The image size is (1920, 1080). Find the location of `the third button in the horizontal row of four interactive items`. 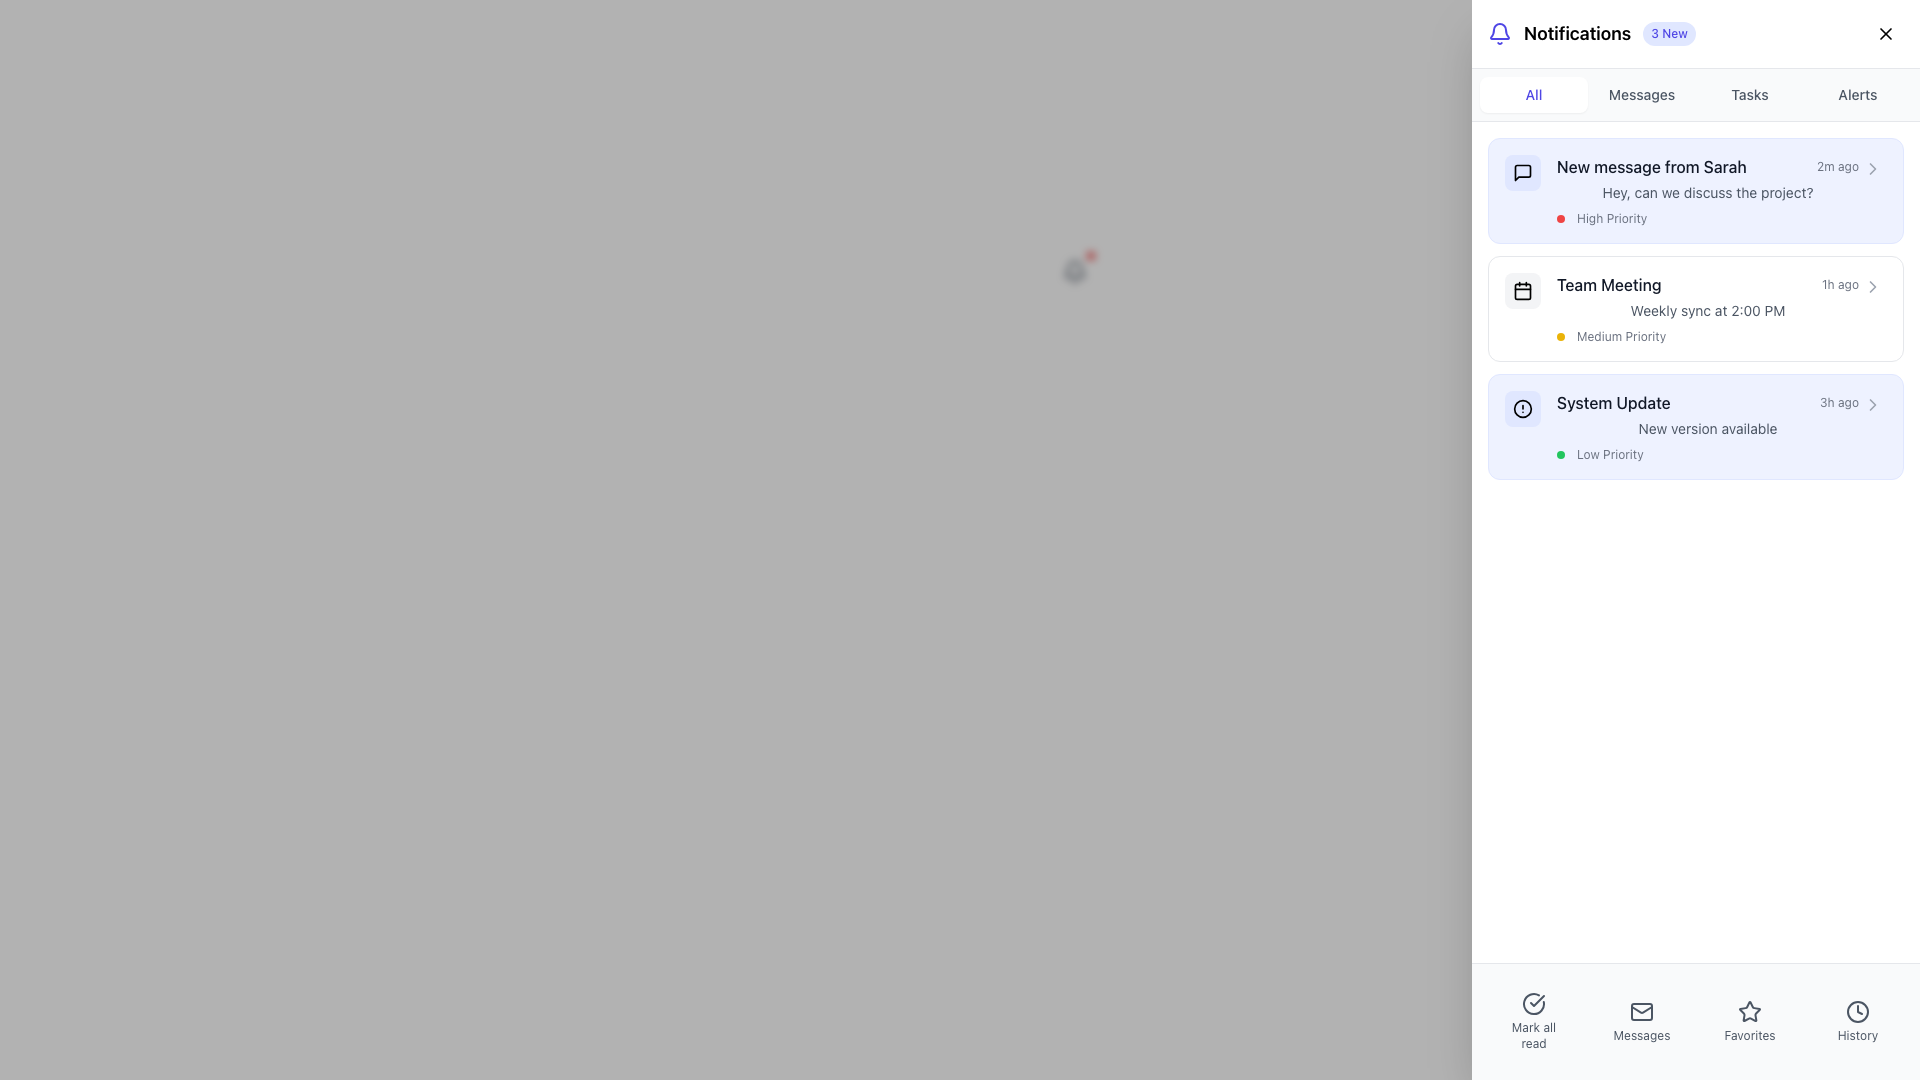

the third button in the horizontal row of four interactive items is located at coordinates (1749, 1022).